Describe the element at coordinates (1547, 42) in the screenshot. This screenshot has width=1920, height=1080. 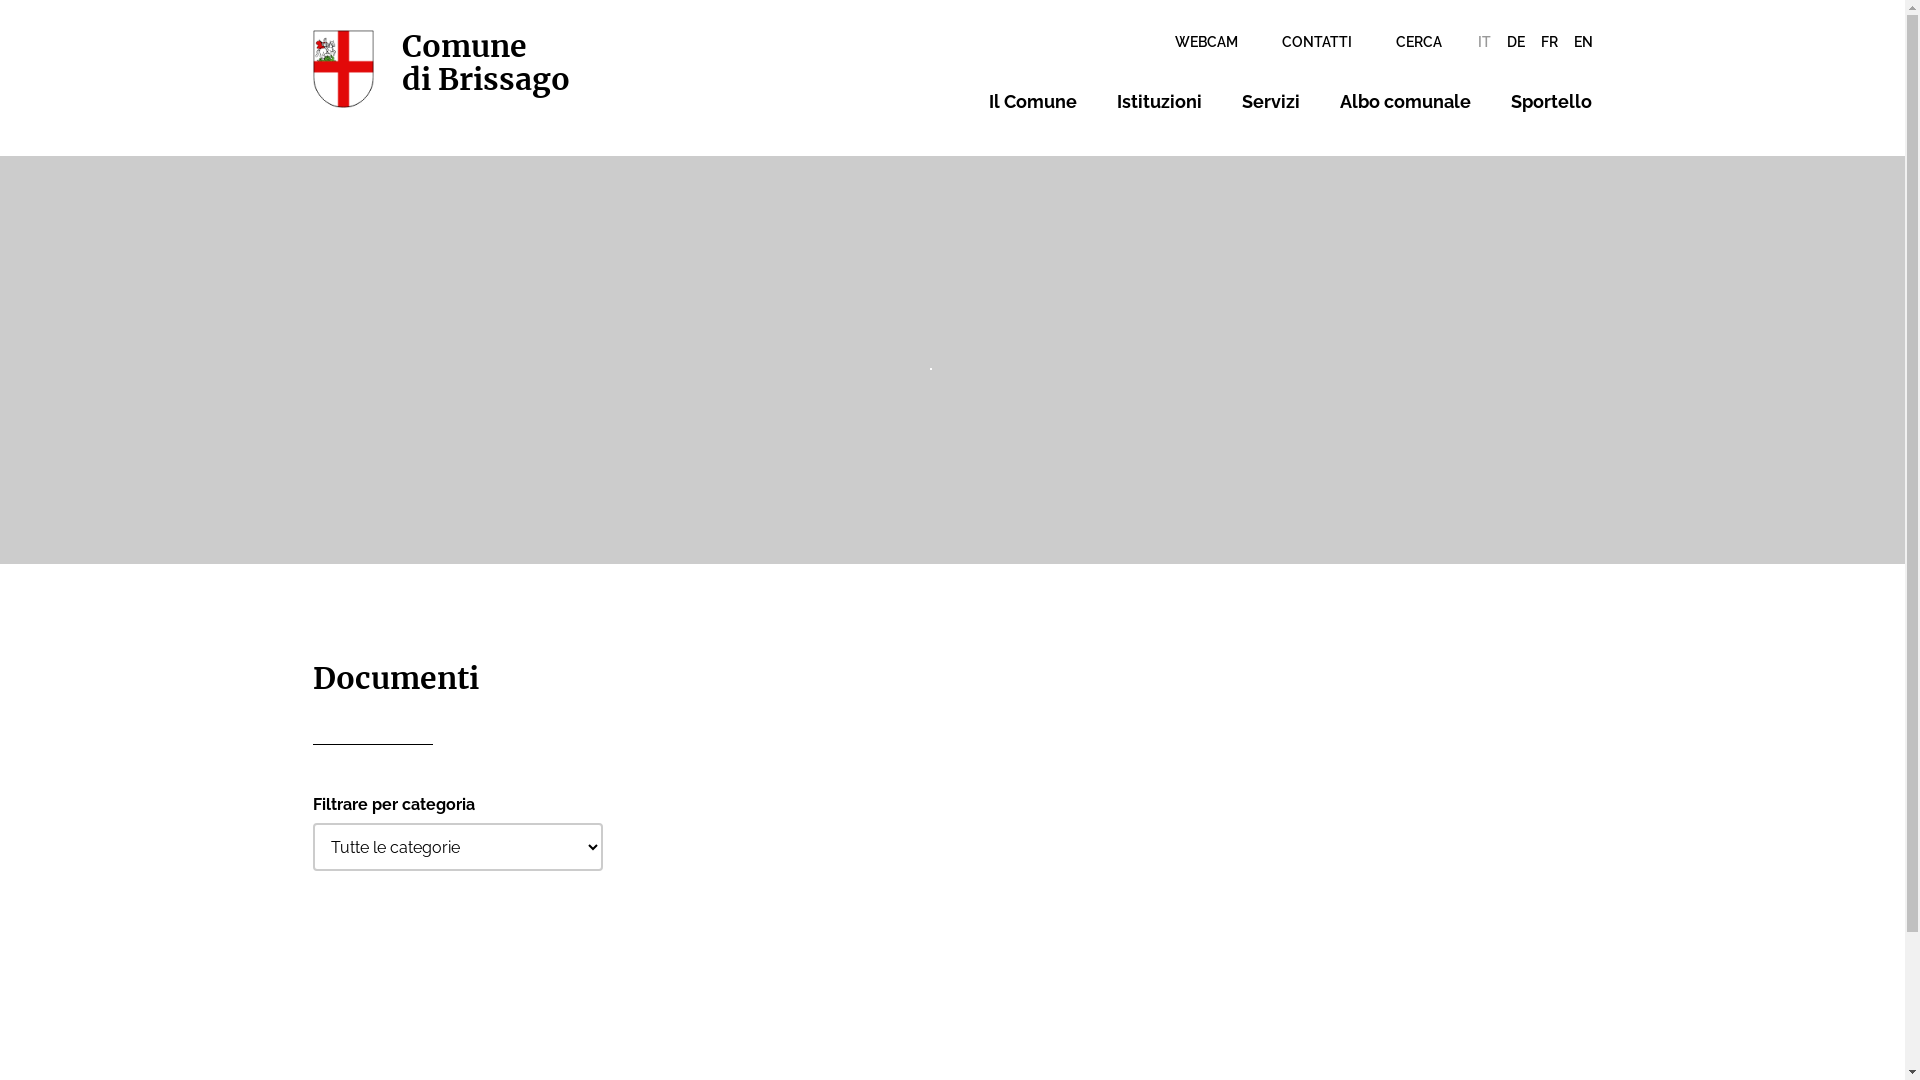
I see `'FR'` at that location.